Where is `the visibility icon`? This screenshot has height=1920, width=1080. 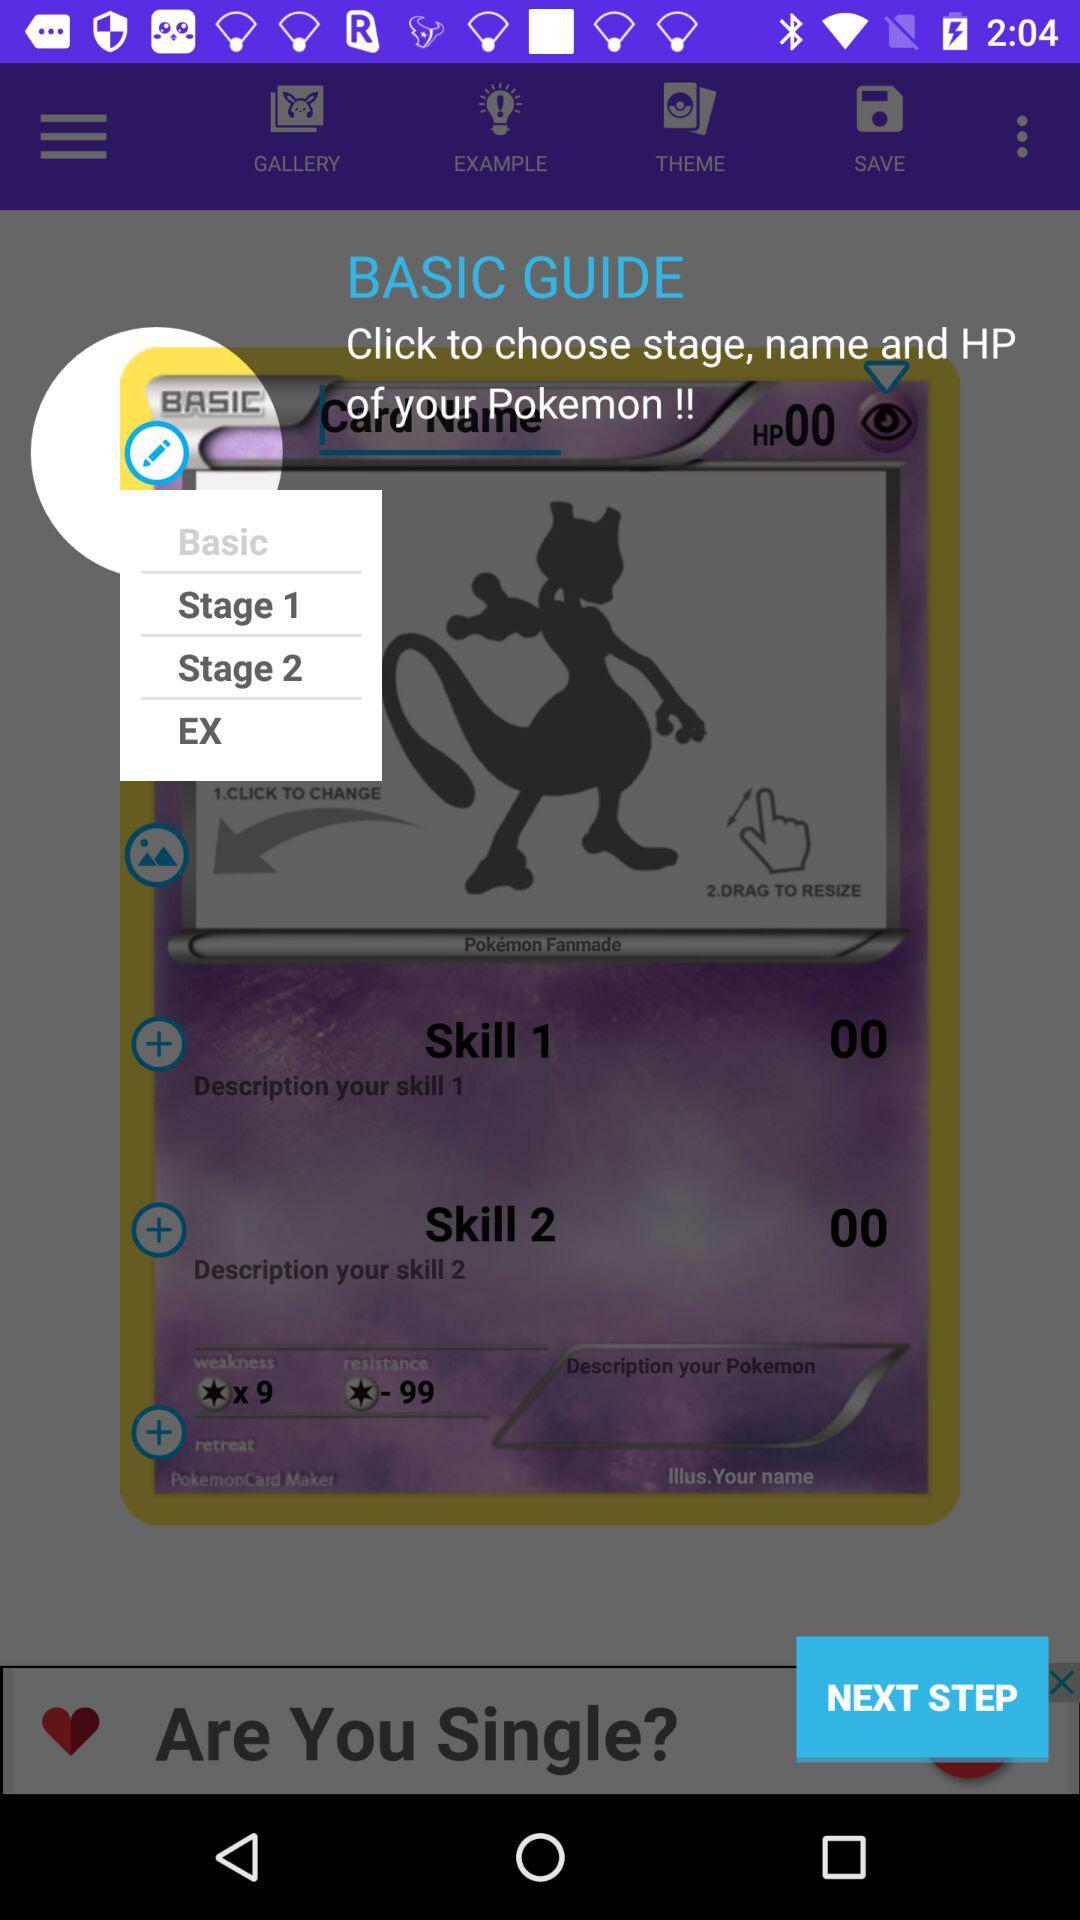
the visibility icon is located at coordinates (157, 1431).